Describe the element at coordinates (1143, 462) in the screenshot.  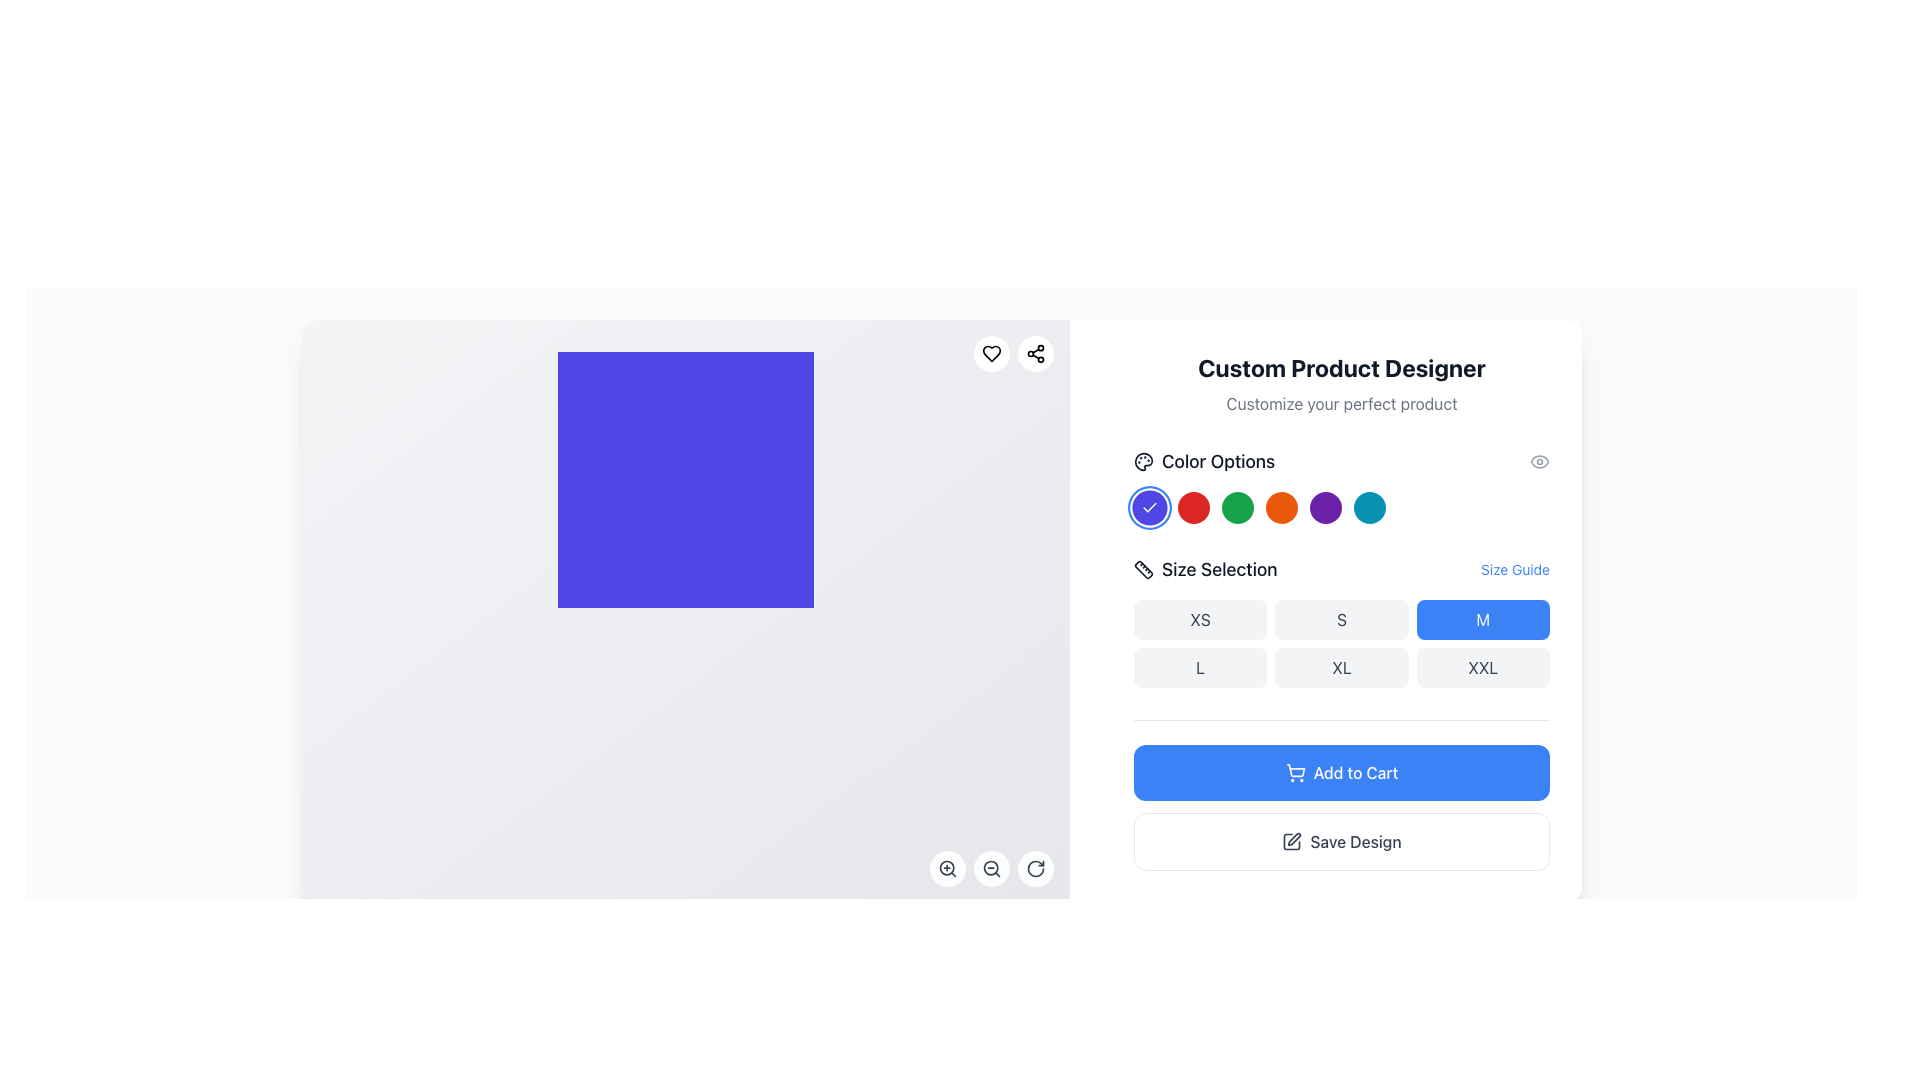
I see `the small painter's palette icon located in the top-left corner of the 'Color Options' section, which features multiple small circles representing paint colors` at that location.